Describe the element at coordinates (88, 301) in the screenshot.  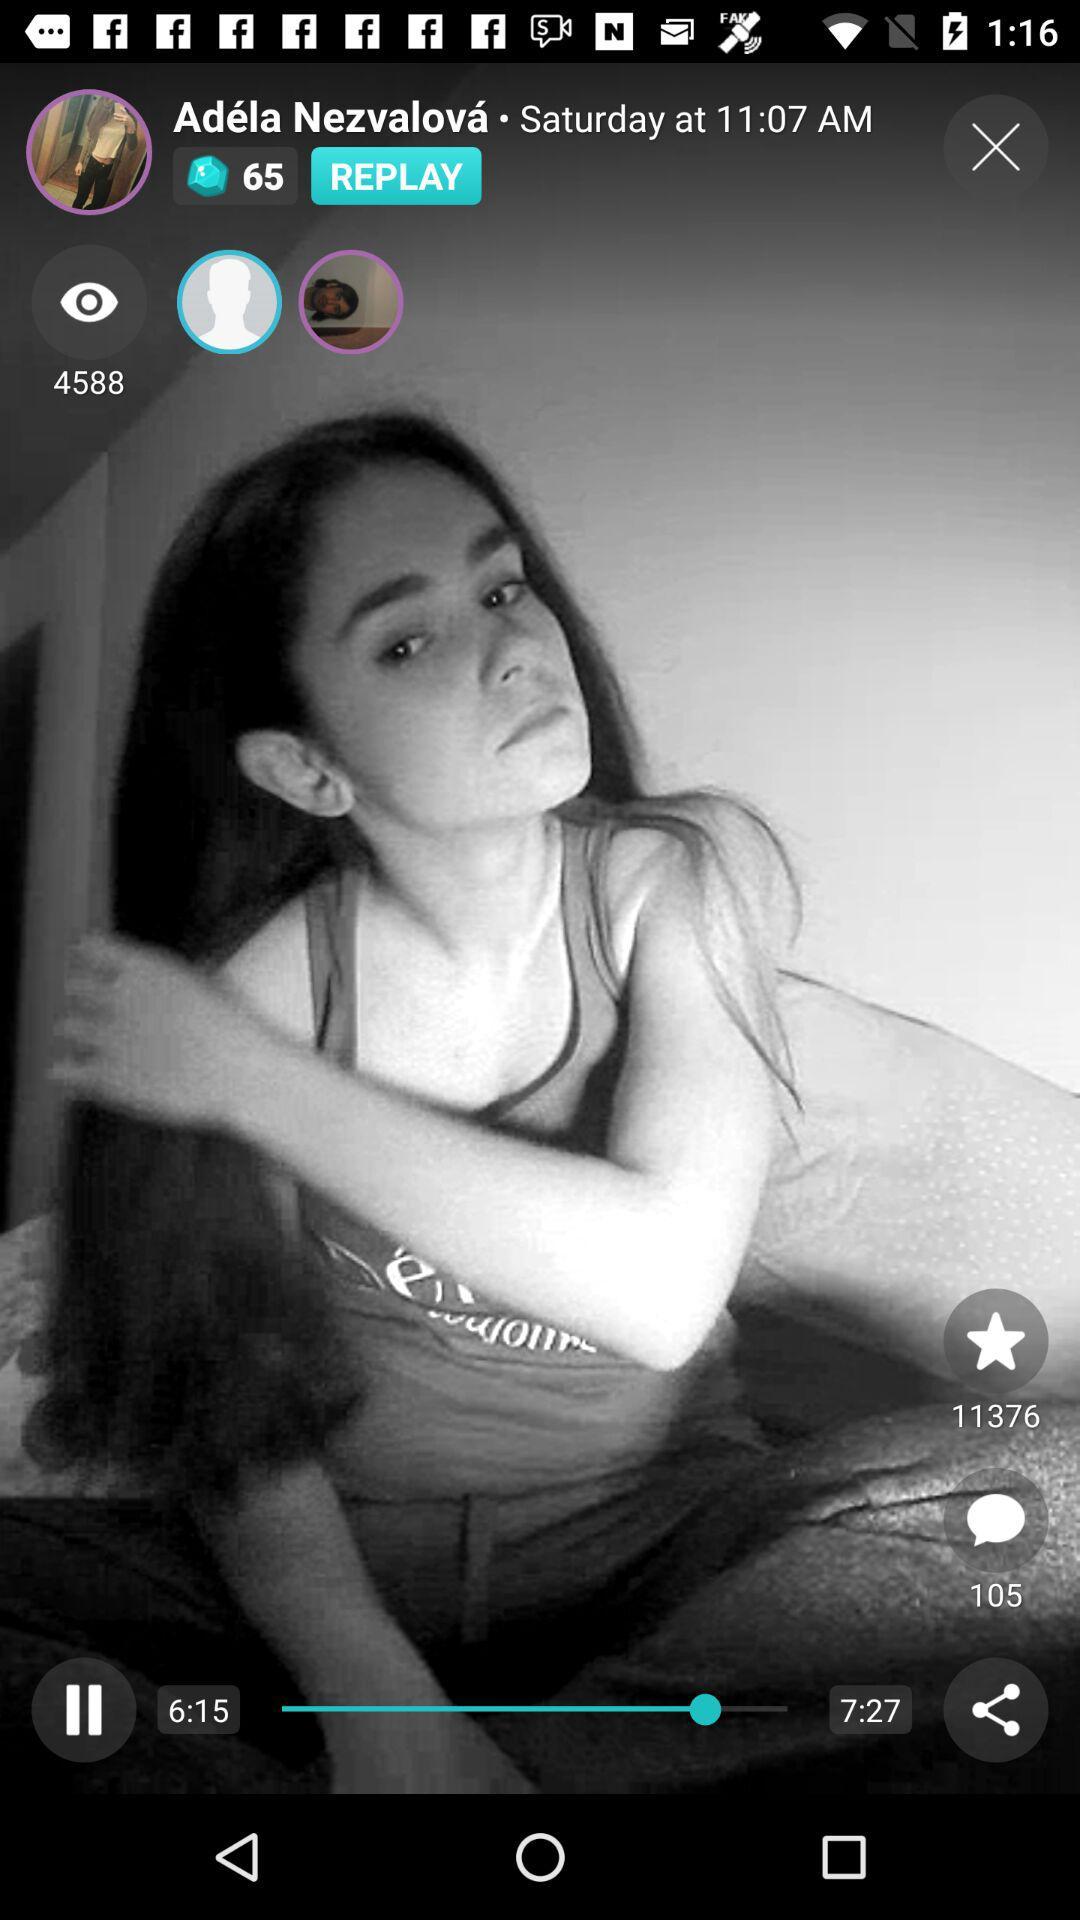
I see `the visibility icon` at that location.